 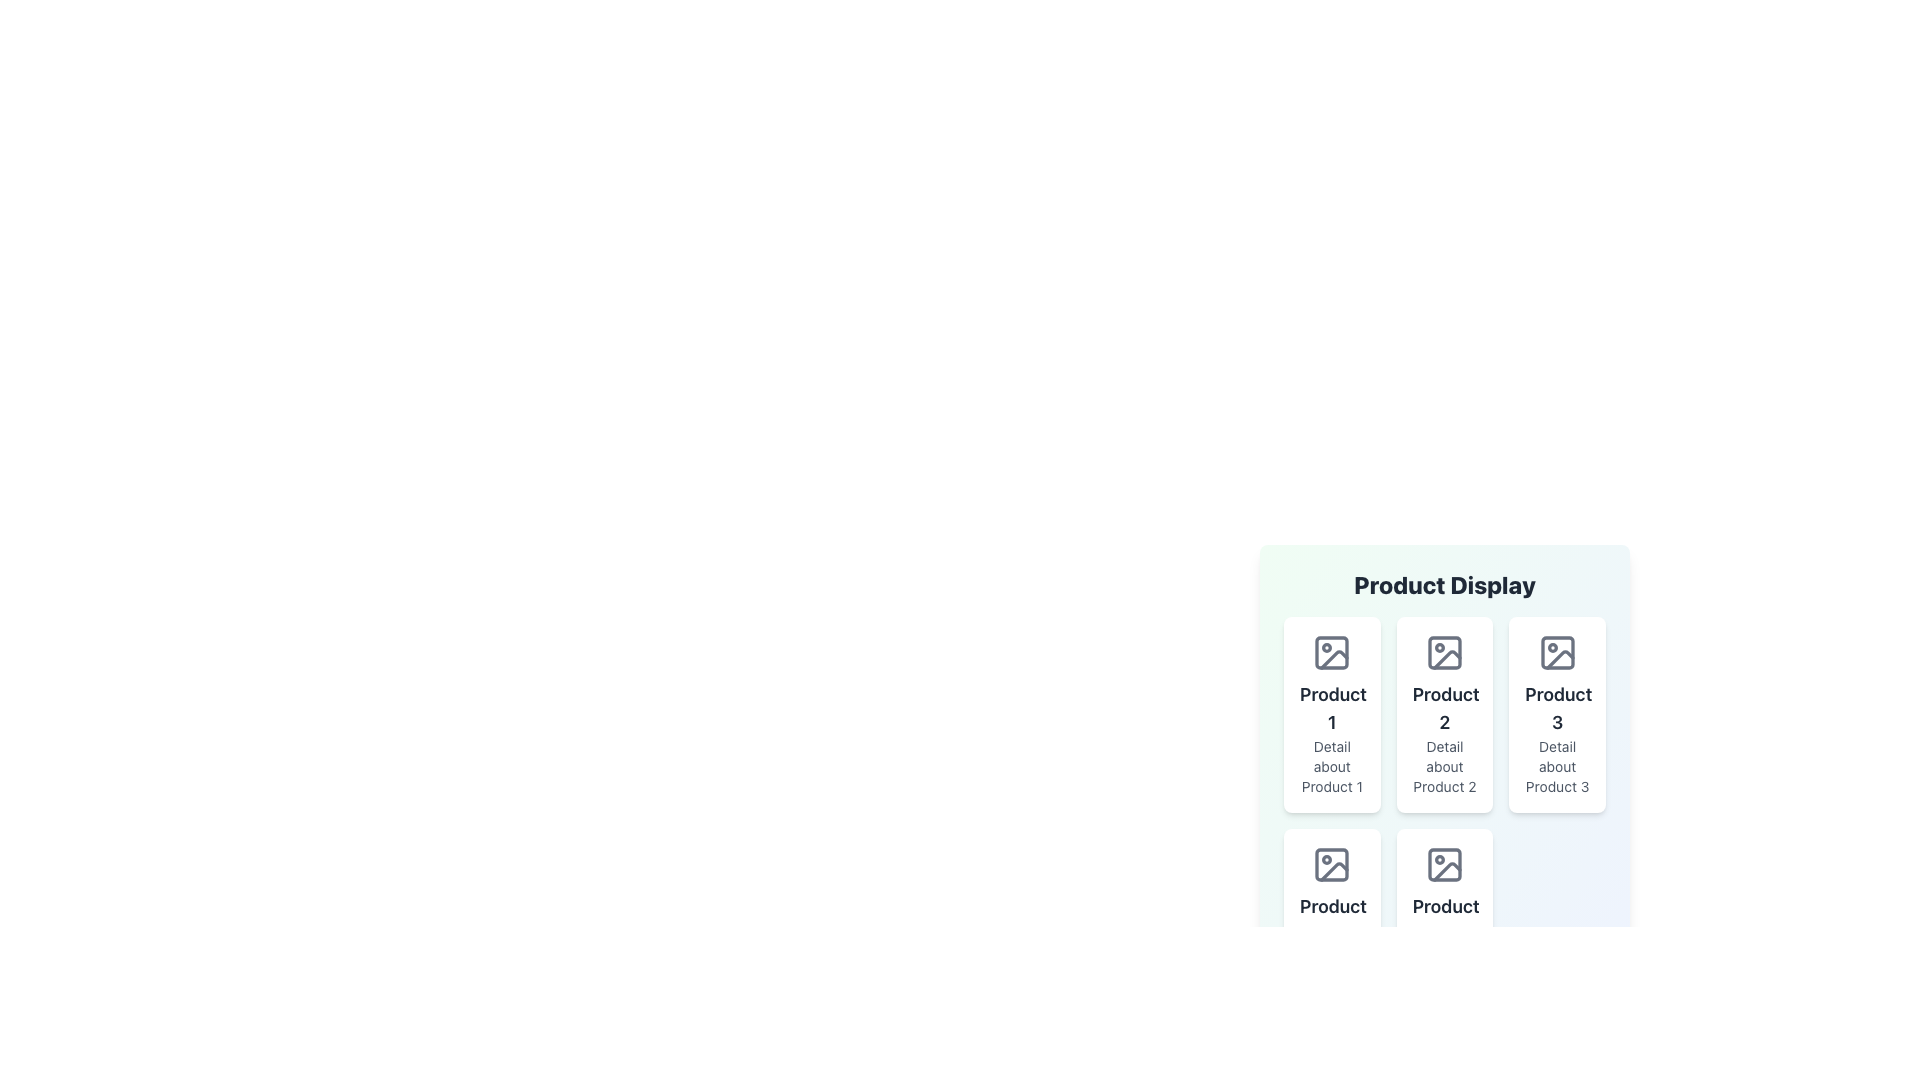 I want to click on supplementary text label providing additional details about 'Product 3', which is the second text component in the vertical stack within the 'Product 3' card, so click(x=1556, y=766).